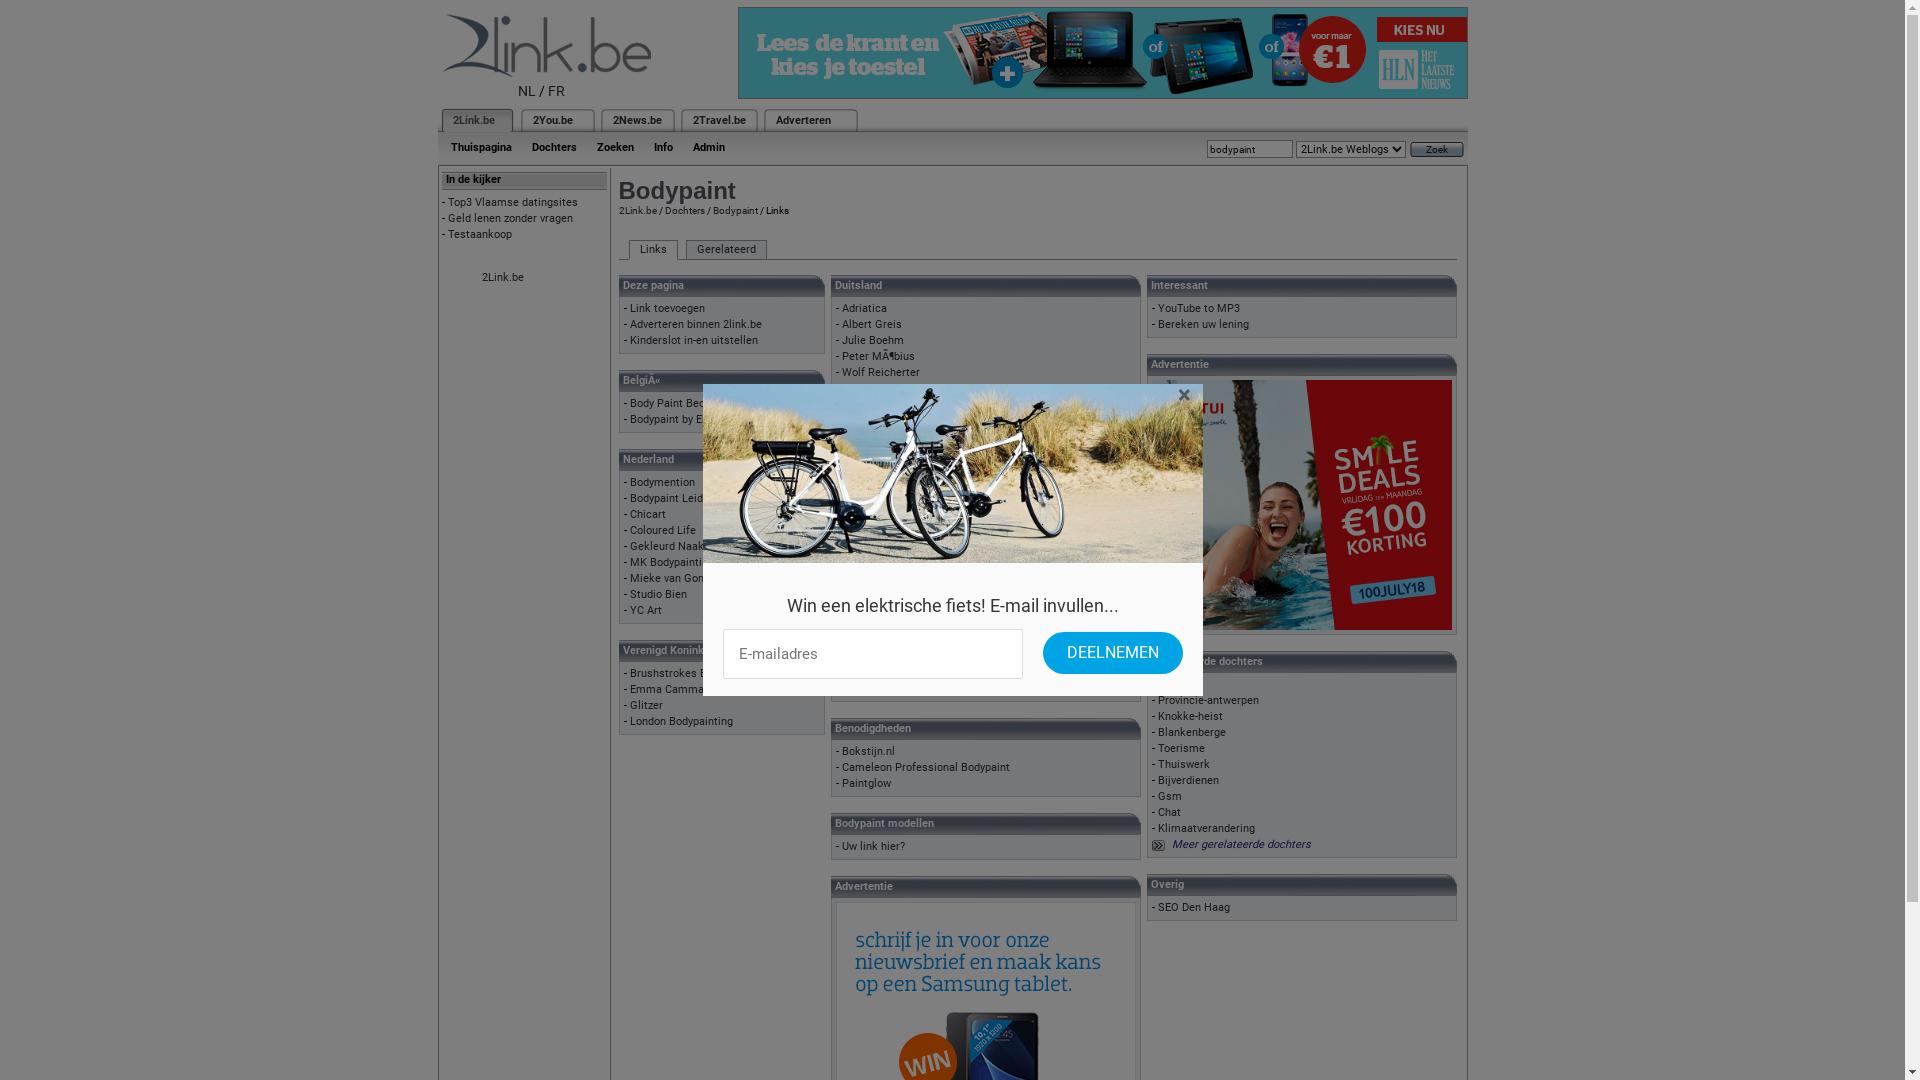  What do you see at coordinates (1207, 699) in the screenshot?
I see `'Provincie-antwerpen'` at bounding box center [1207, 699].